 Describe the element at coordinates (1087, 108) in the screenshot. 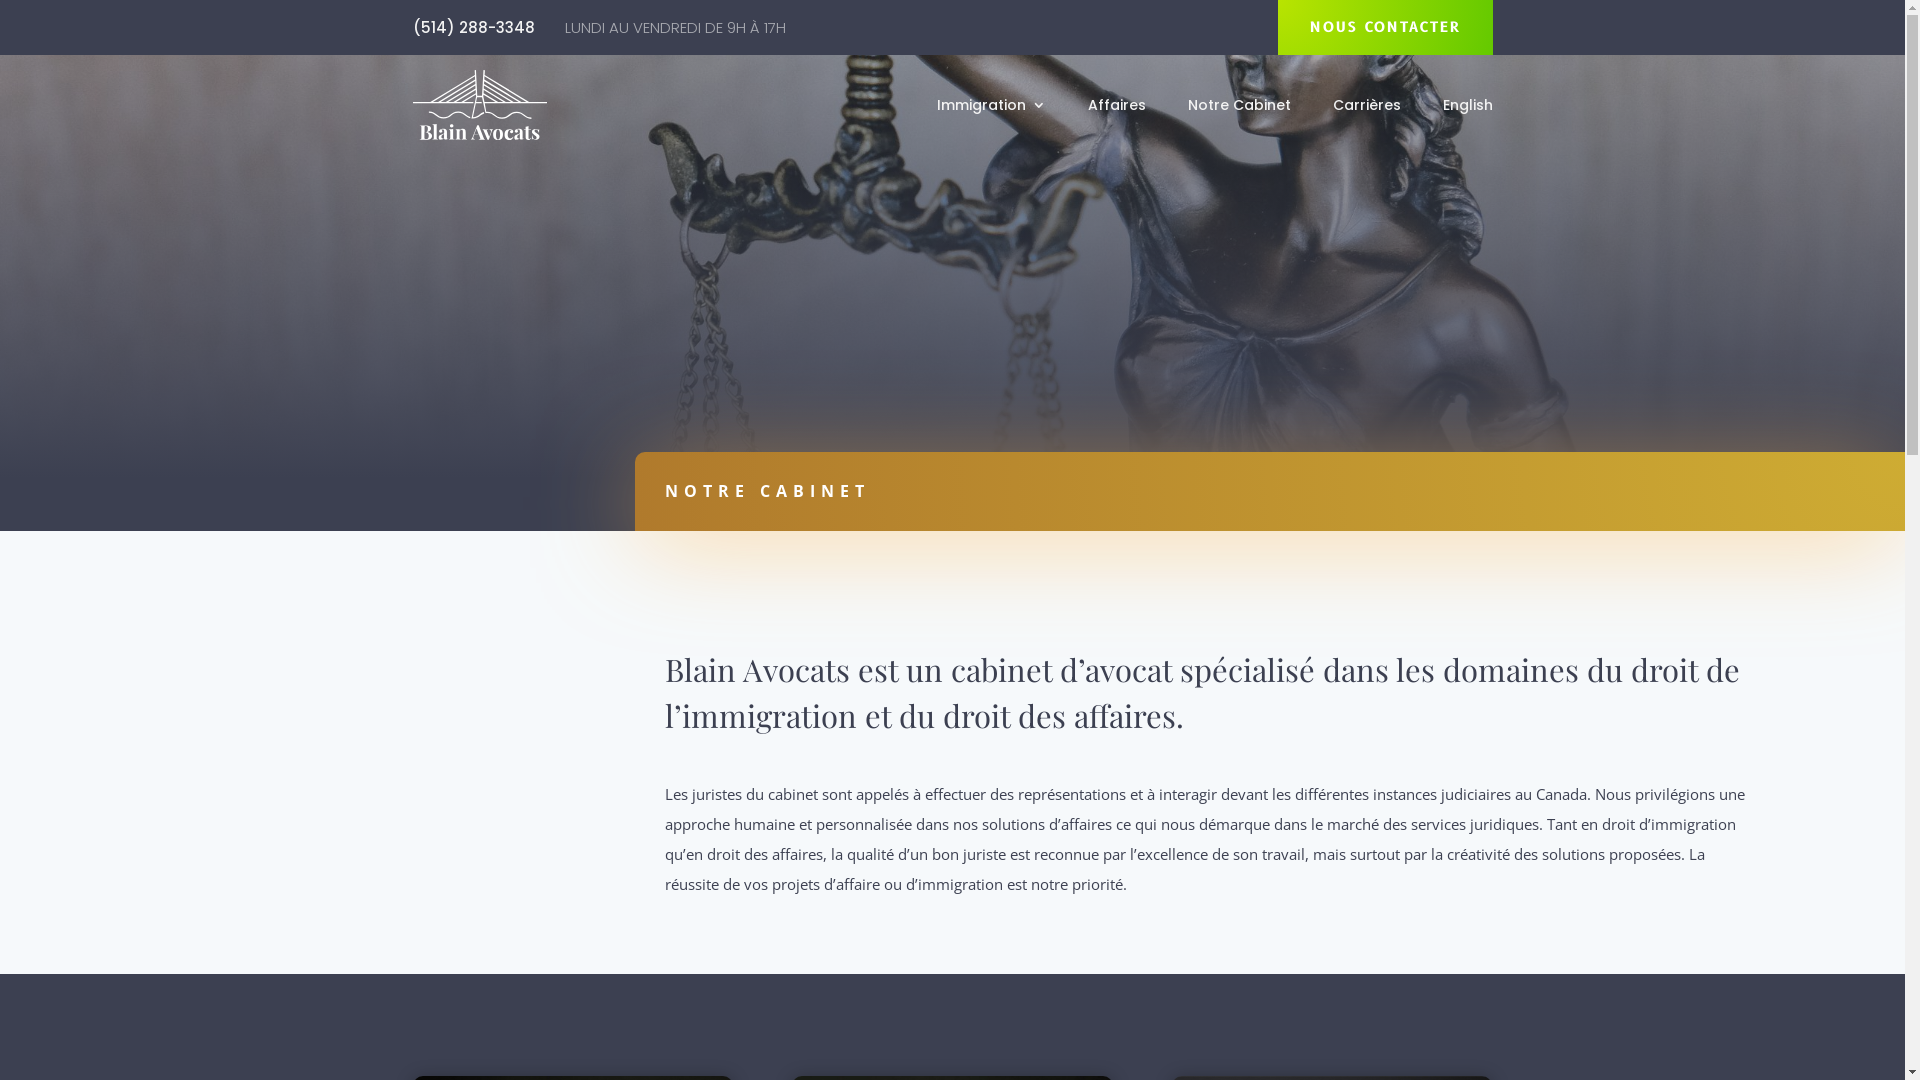

I see `'Affaires'` at that location.